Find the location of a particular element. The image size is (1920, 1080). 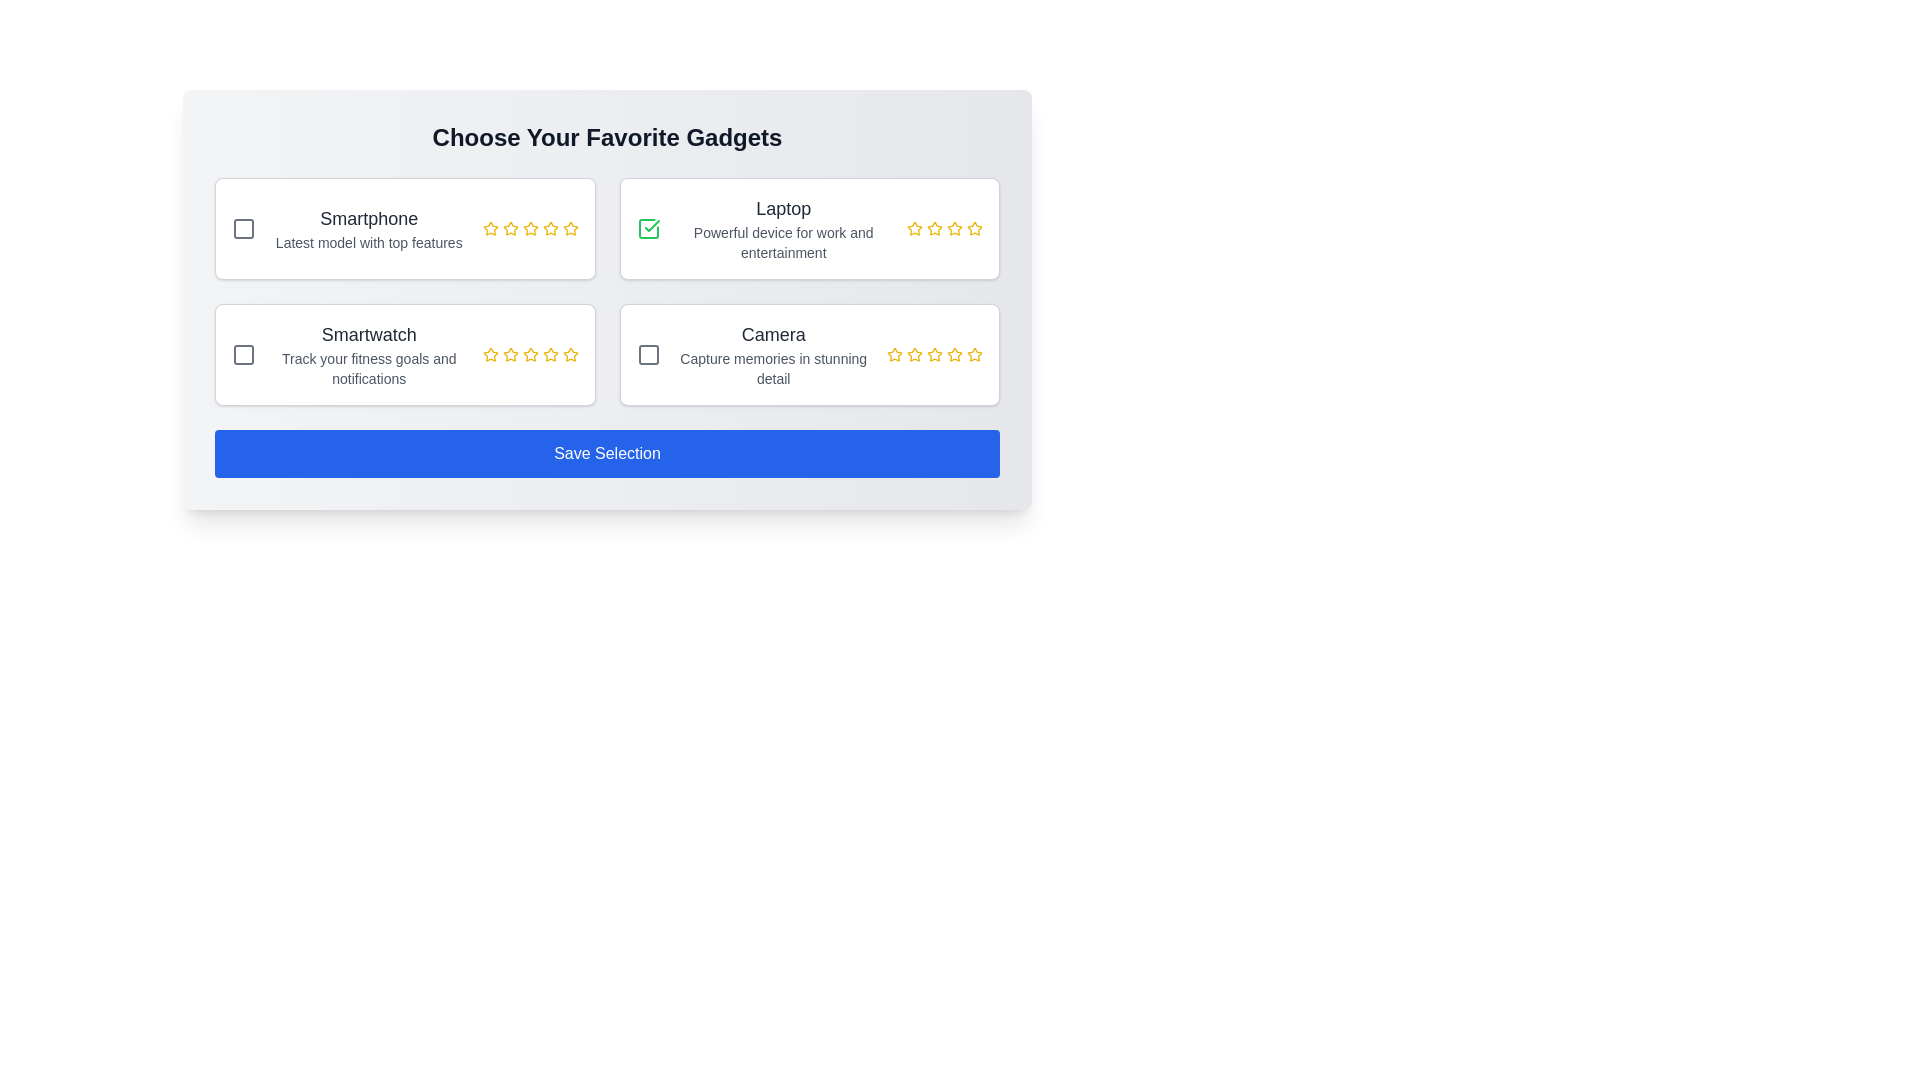

the last rating star icon to confirm a five-star rating for the 'Smartwatch' product is located at coordinates (550, 353).